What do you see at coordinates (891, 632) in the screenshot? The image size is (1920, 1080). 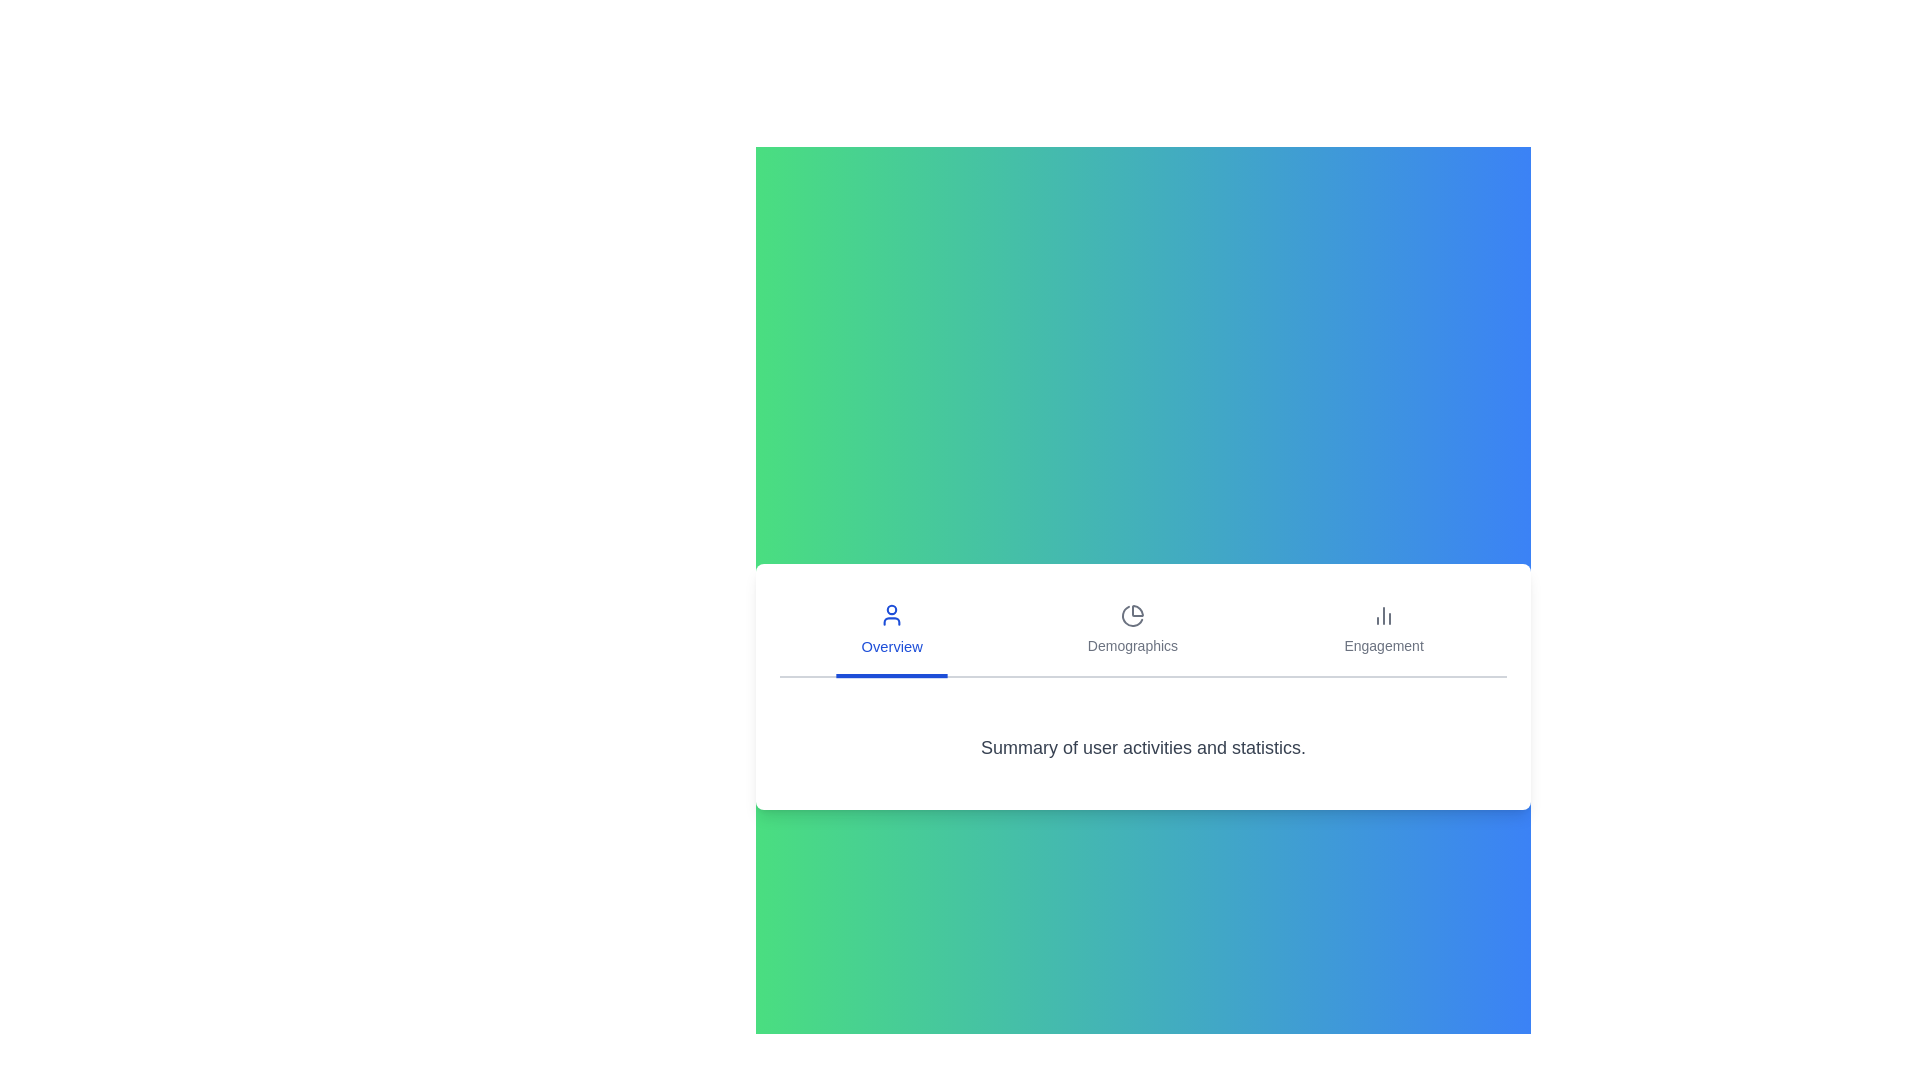 I see `the Overview tab by clicking on its navigation button` at bounding box center [891, 632].